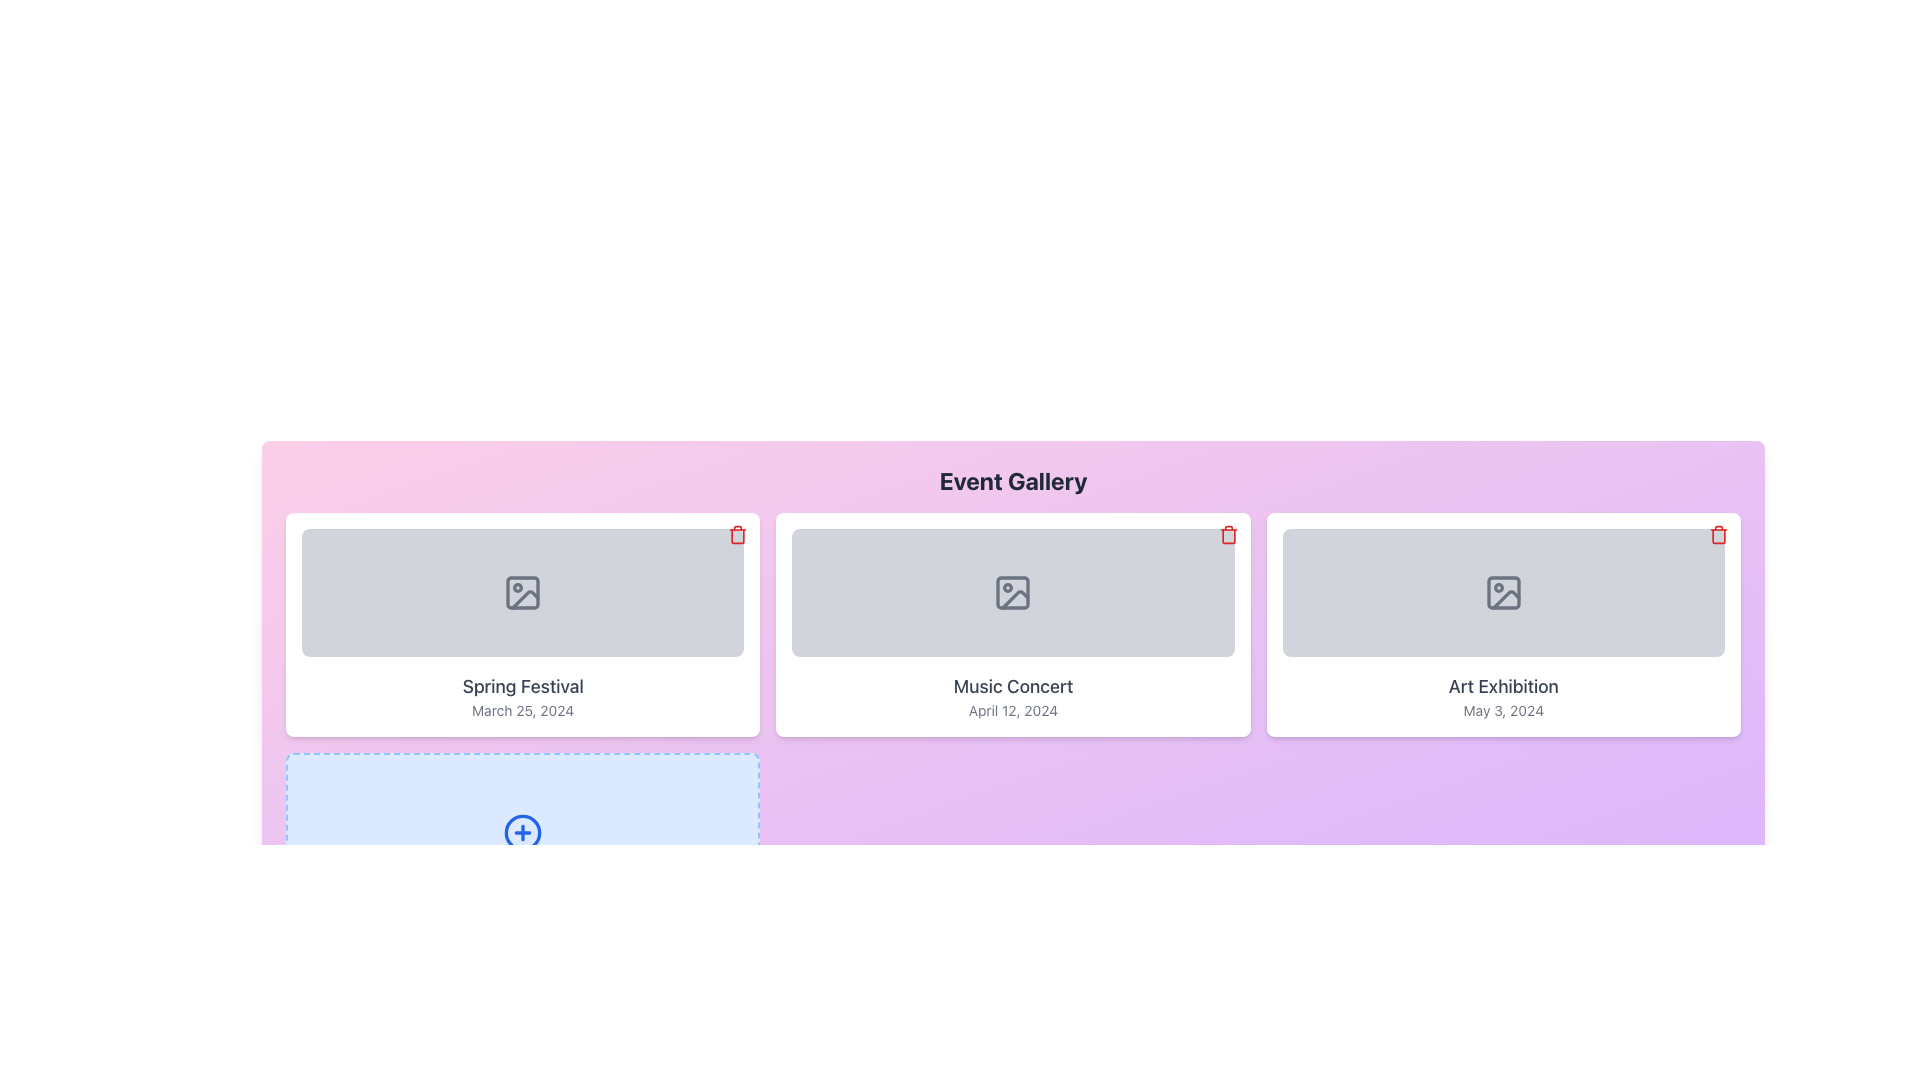 The image size is (1920, 1080). Describe the element at coordinates (523, 848) in the screenshot. I see `the circular 'Add Event' button located in the bottom row of the interface below the 'Spring Festival' card` at that location.